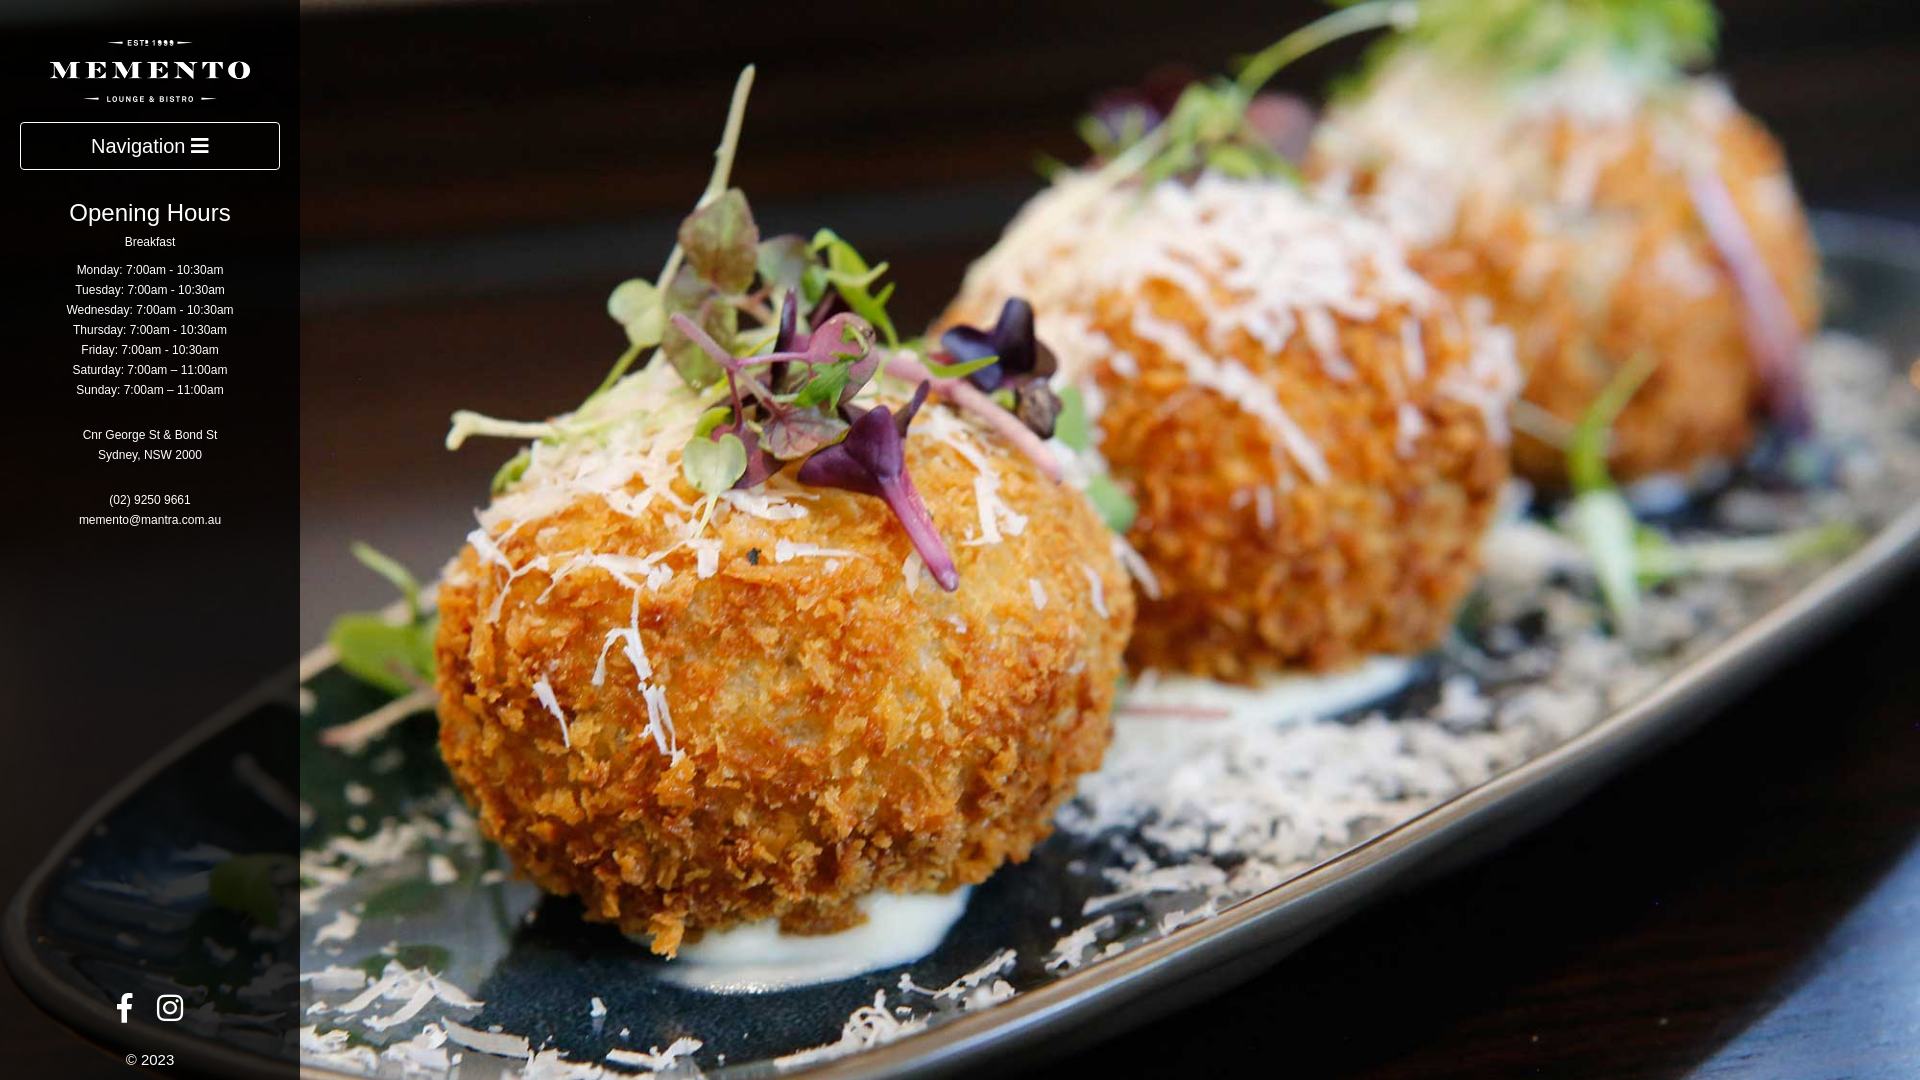  I want to click on 'Instagram', so click(169, 1013).